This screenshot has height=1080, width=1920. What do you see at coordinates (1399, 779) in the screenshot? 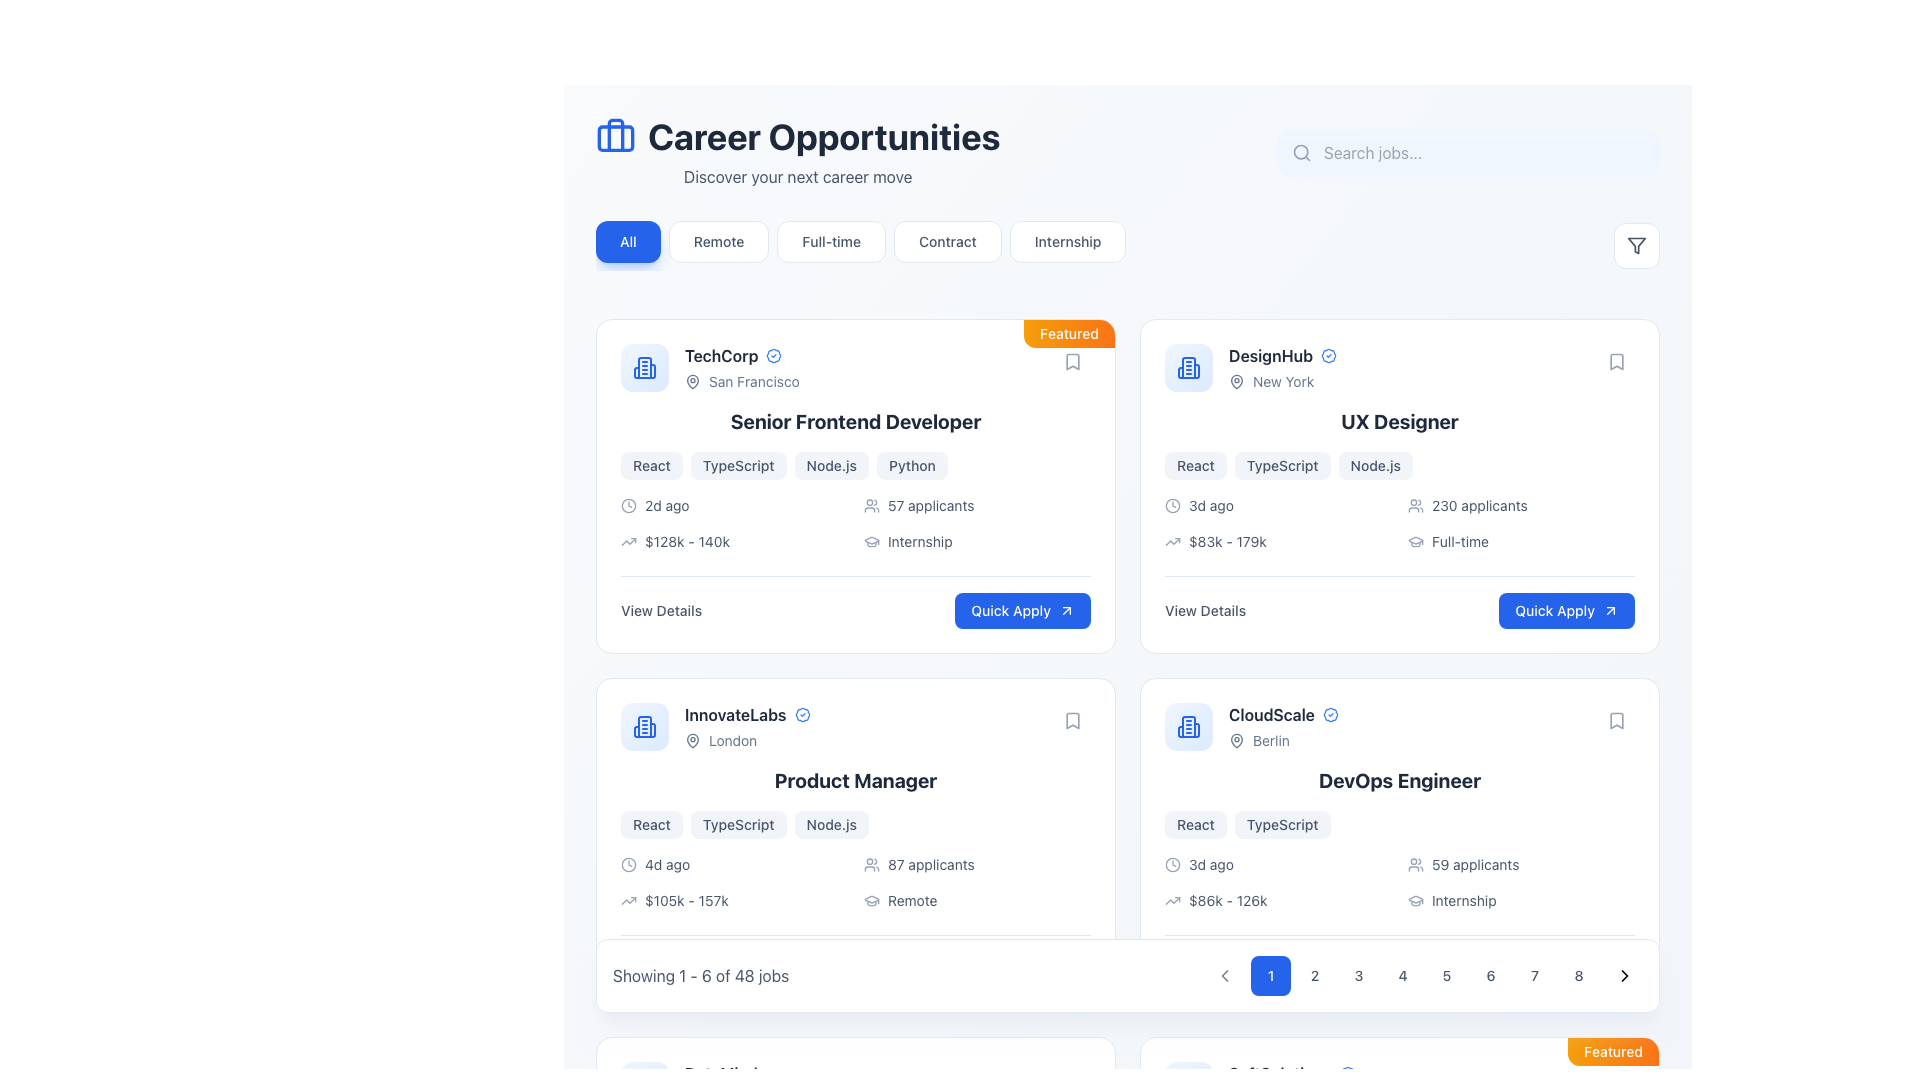
I see `text from the bold, dark 'DevOps Engineer' label that is centrally positioned at the bottom-right of the job listing card, located below the 'CloudScale Berlin' header` at bounding box center [1399, 779].